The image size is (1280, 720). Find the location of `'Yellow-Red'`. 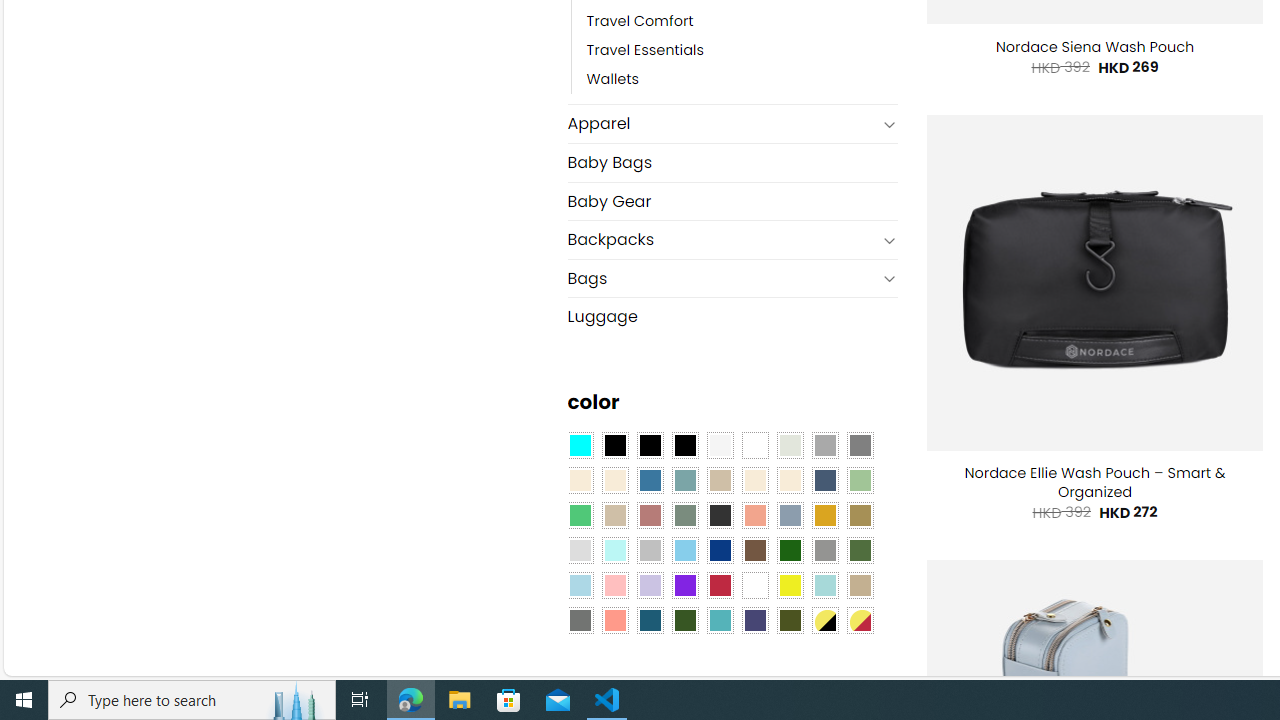

'Yellow-Red' is located at coordinates (860, 618).